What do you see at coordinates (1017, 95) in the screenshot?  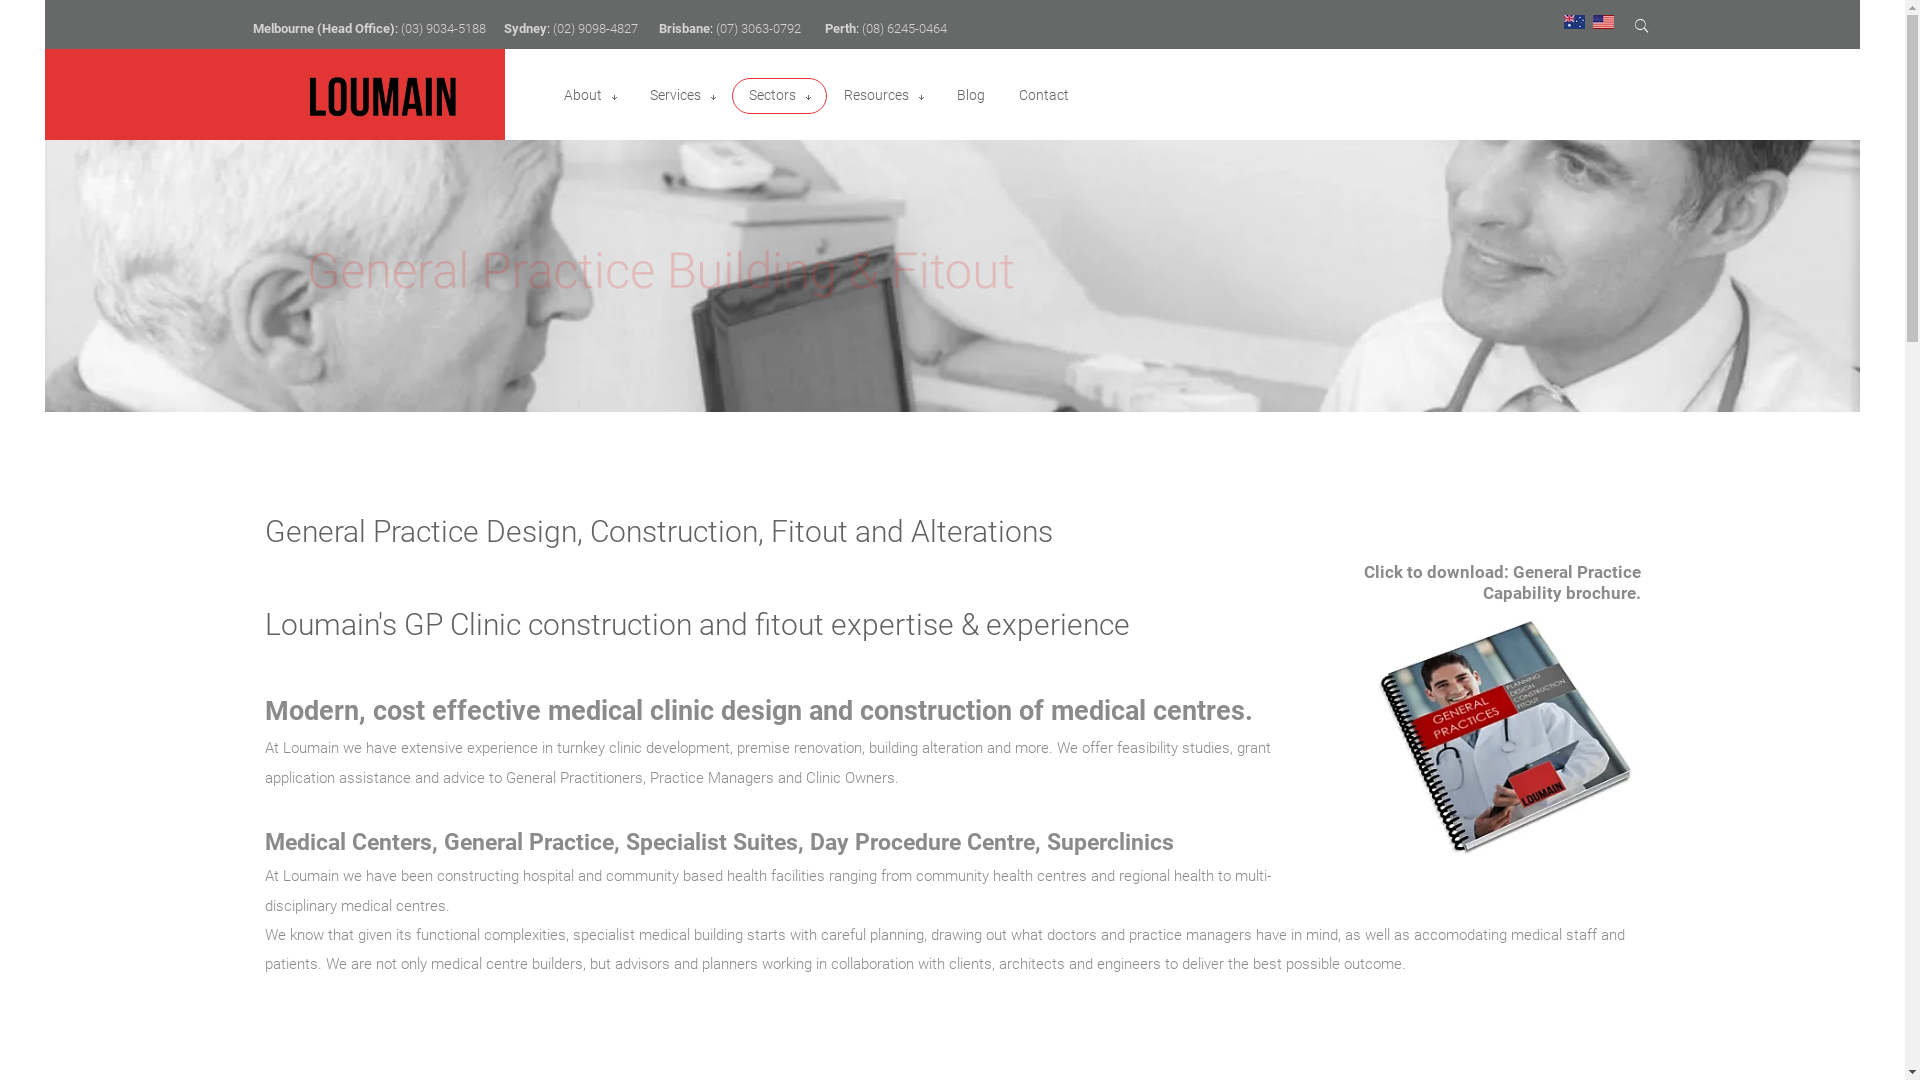 I see `'Contact'` at bounding box center [1017, 95].